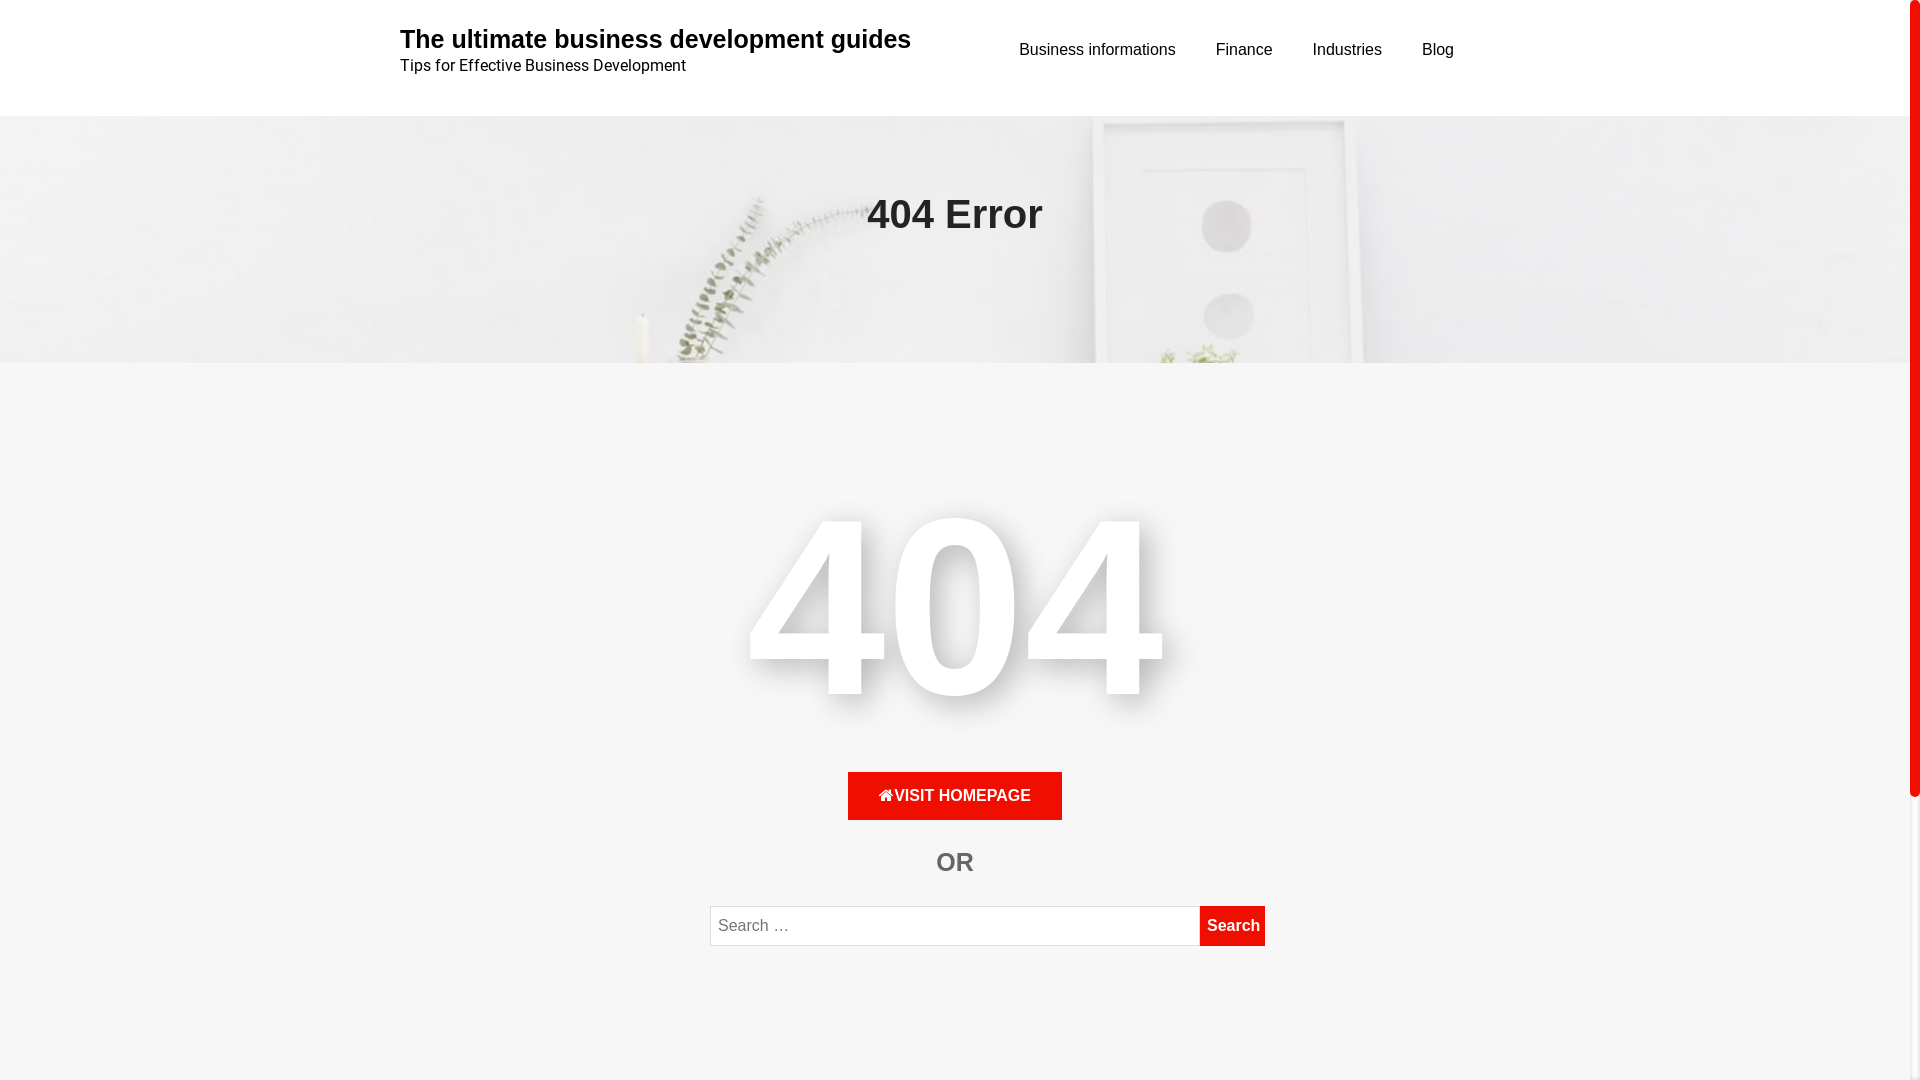 The image size is (1920, 1080). I want to click on 'Finance', so click(1243, 49).